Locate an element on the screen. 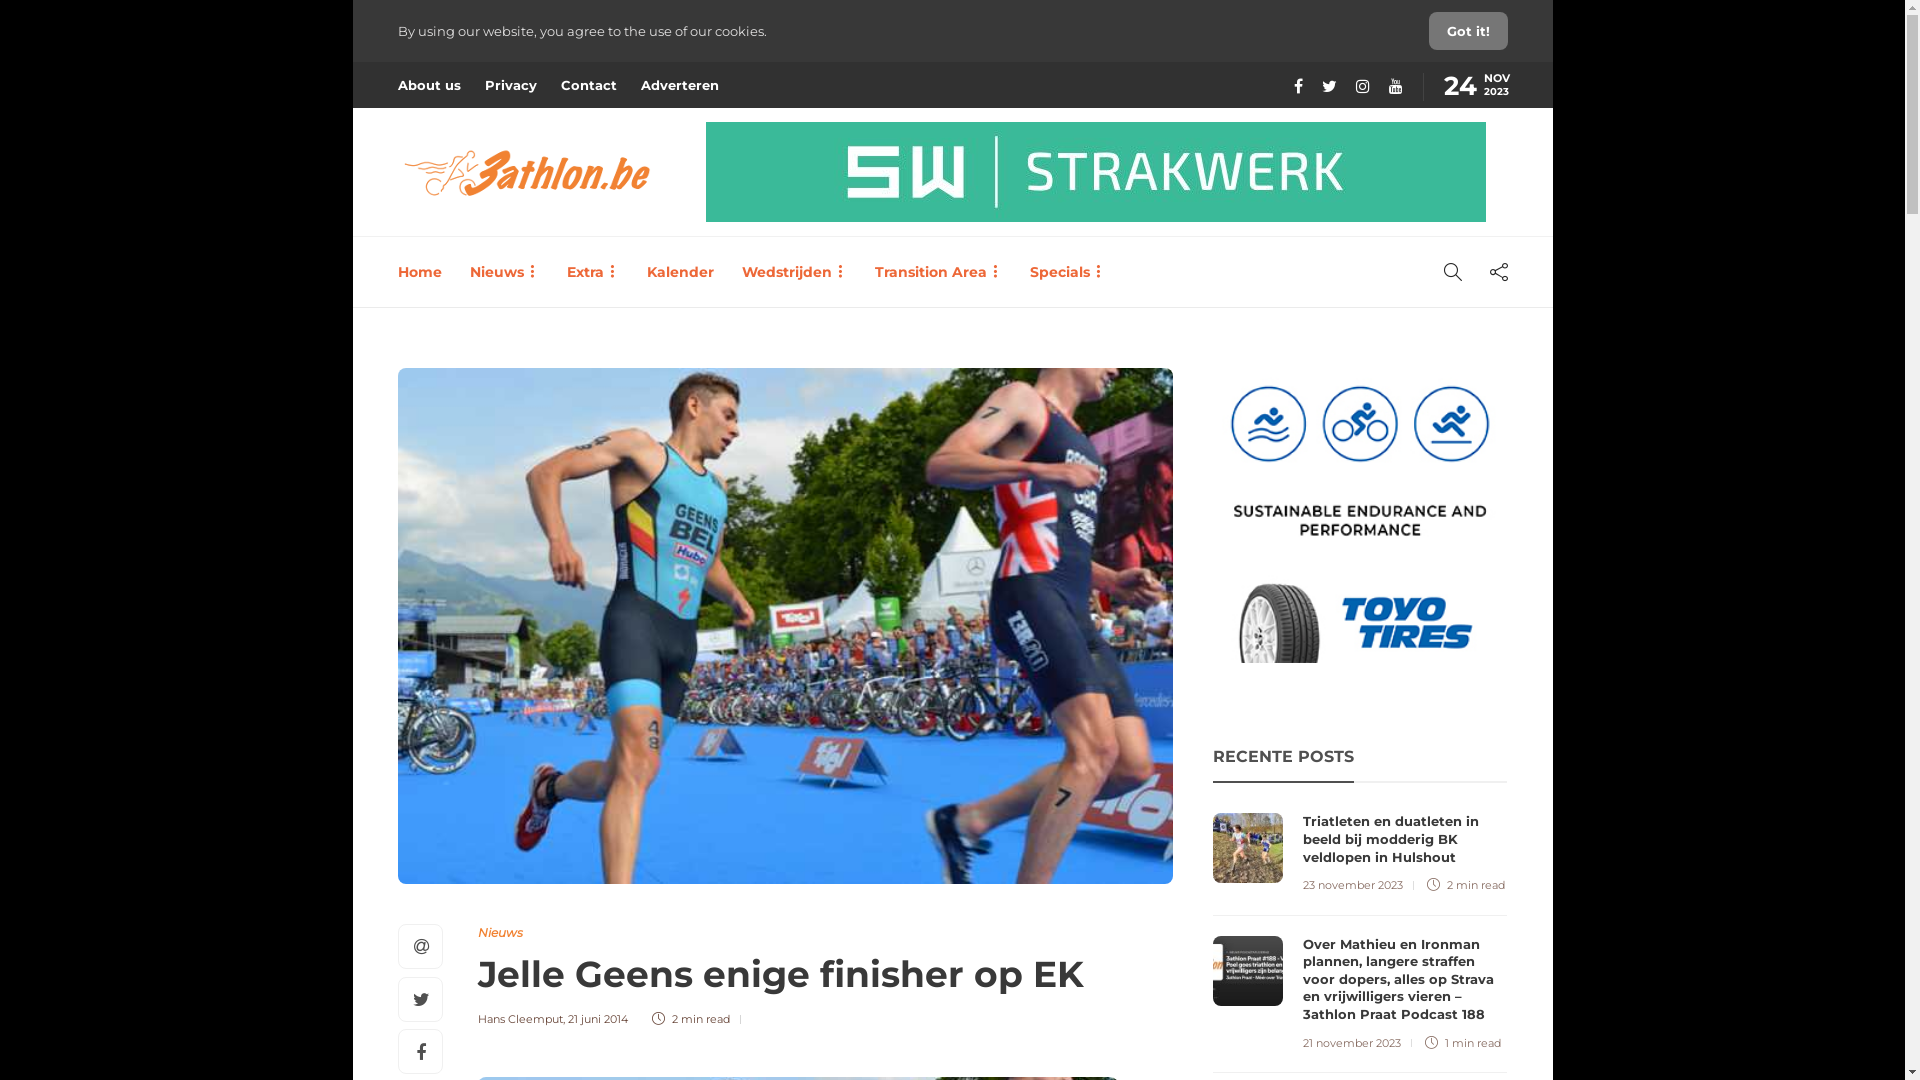 The height and width of the screenshot is (1080, 1920). 'Hans Cleemput' is located at coordinates (520, 1018).